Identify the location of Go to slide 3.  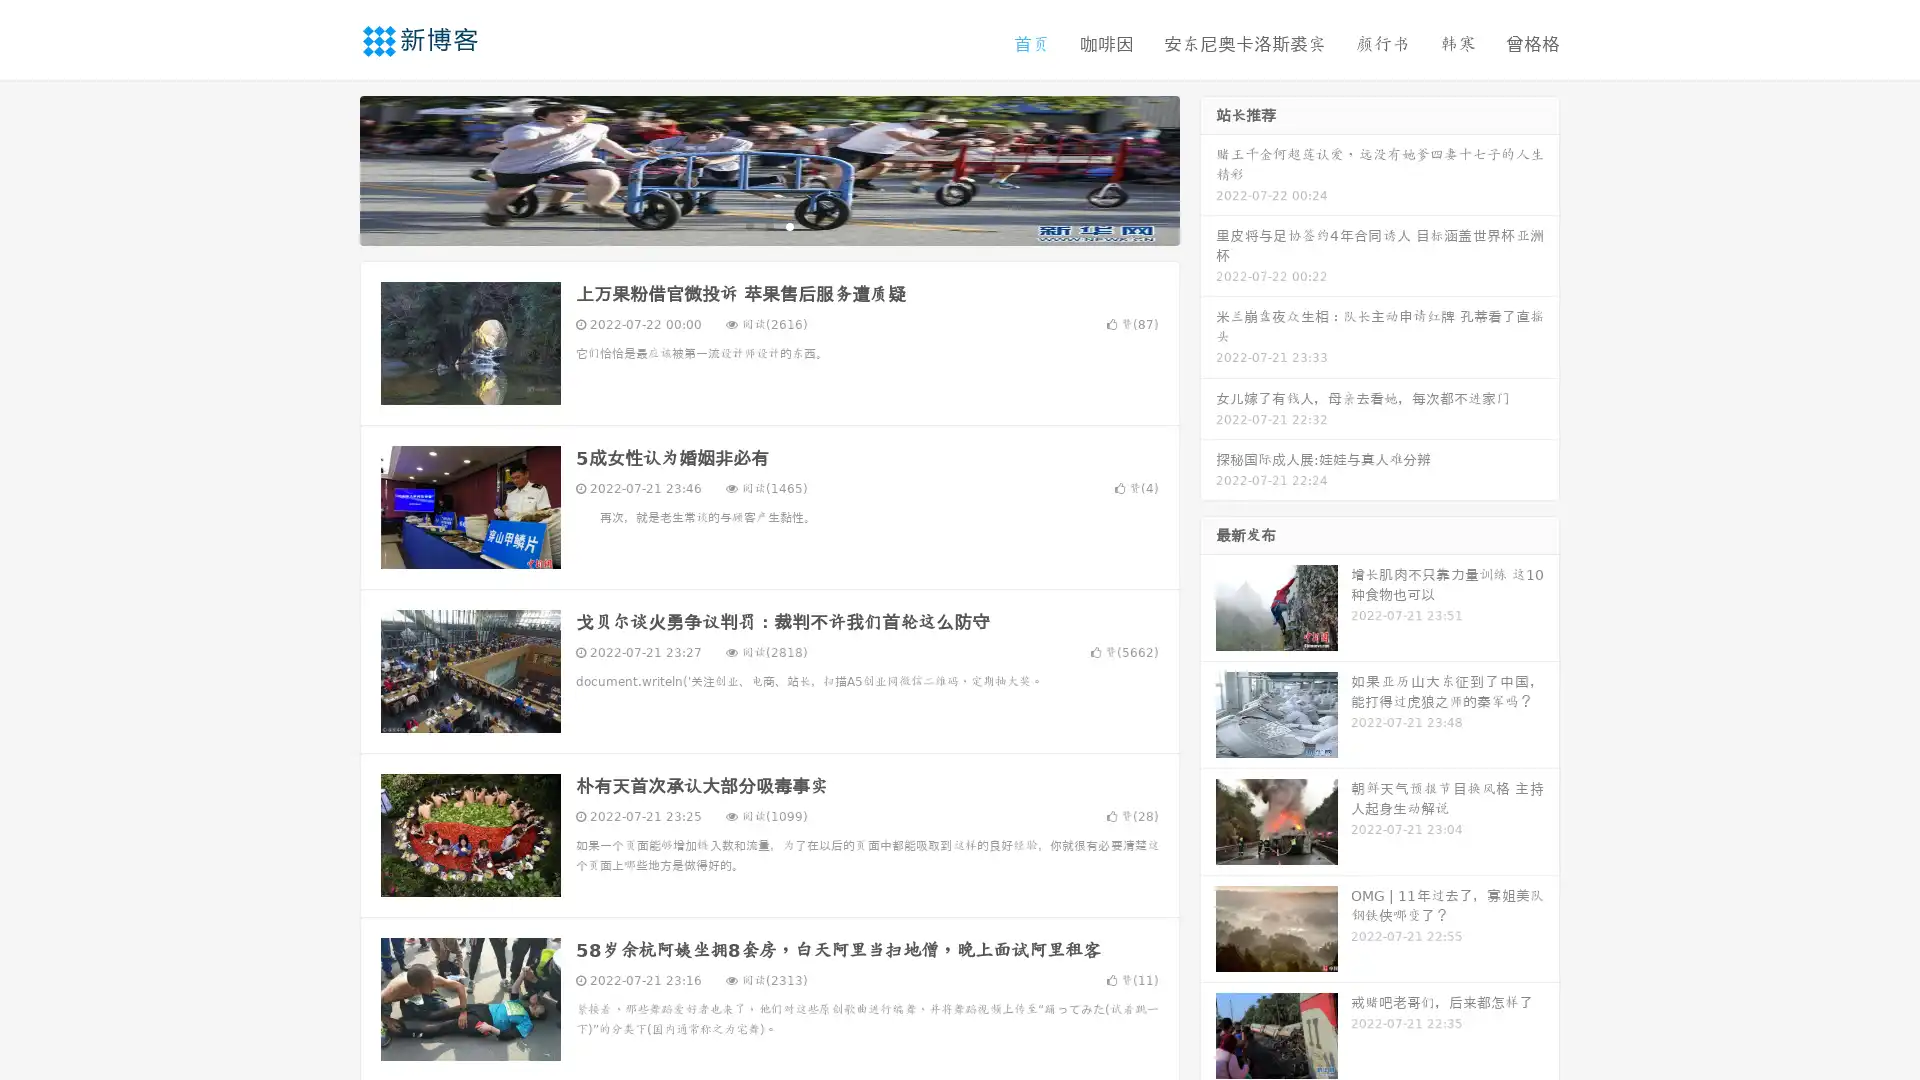
(789, 225).